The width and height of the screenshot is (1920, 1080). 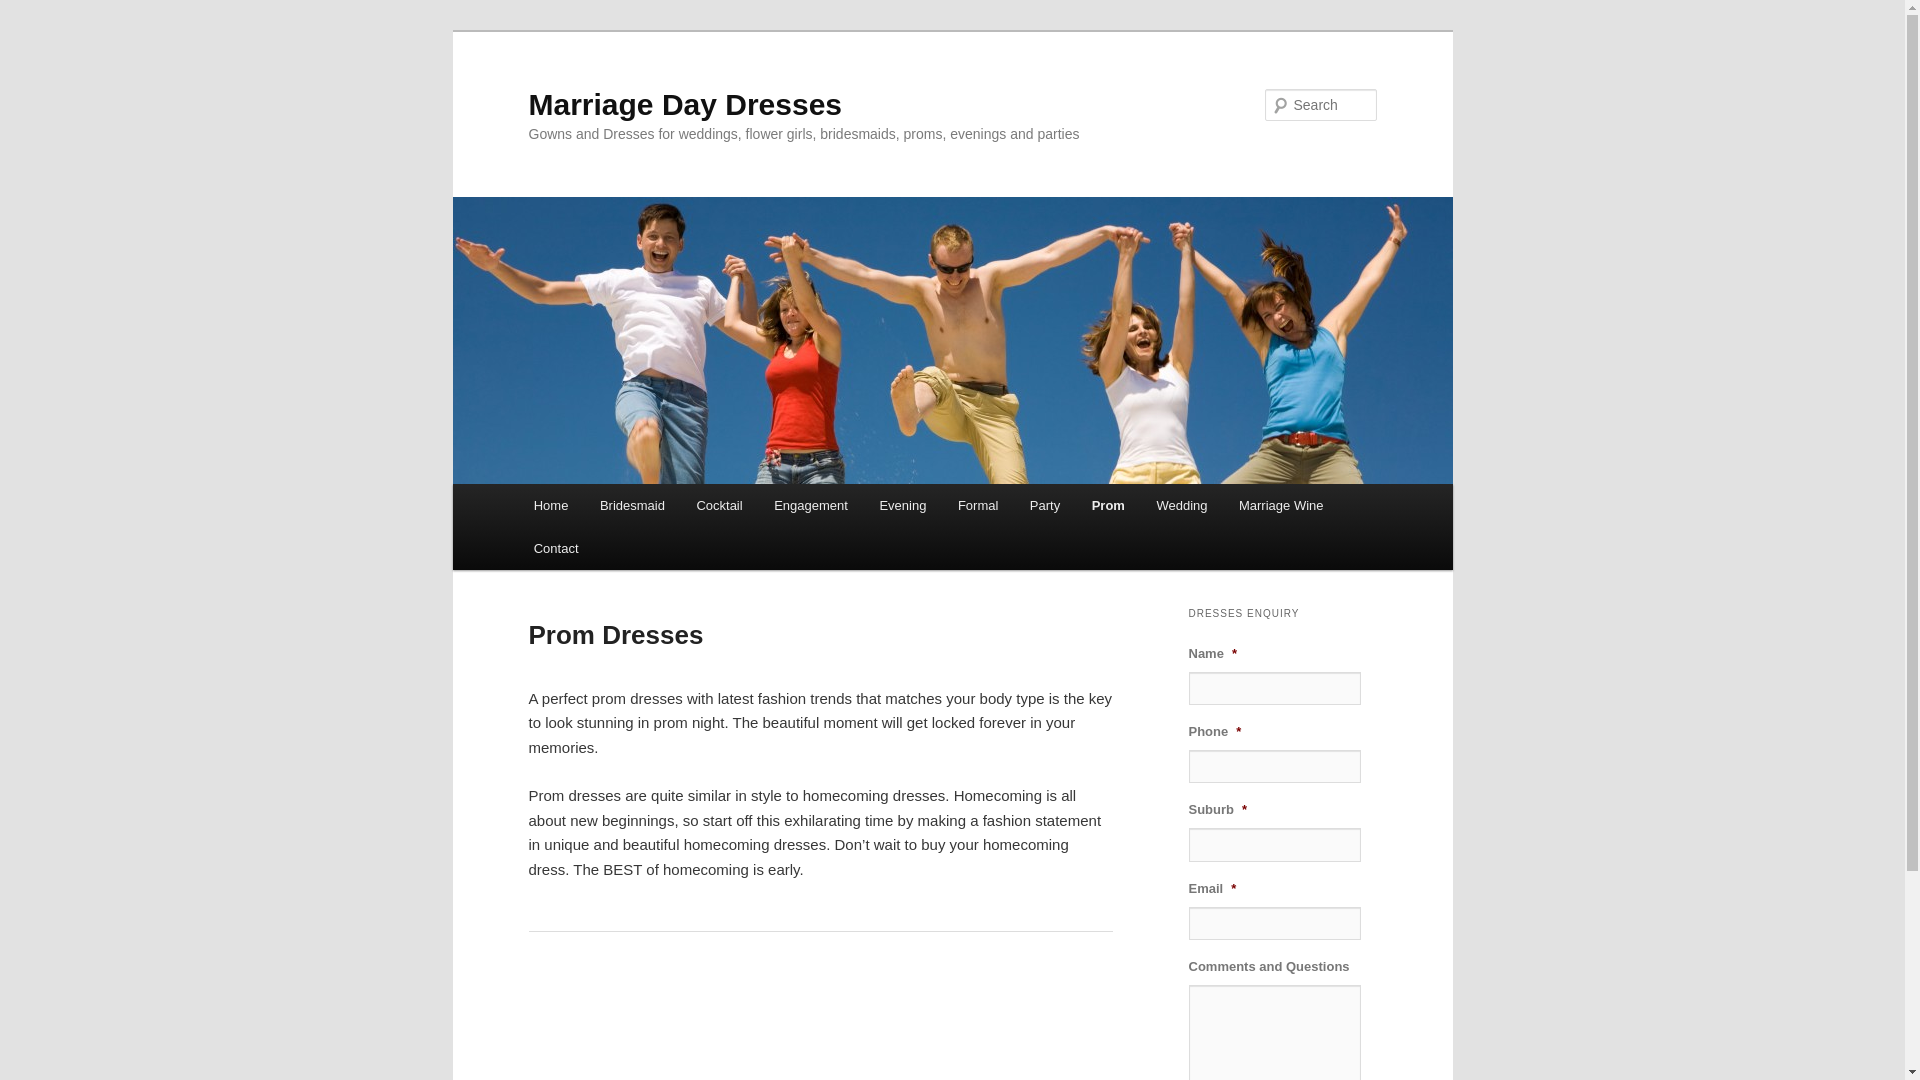 I want to click on 'Marriage Wine', so click(x=1281, y=504).